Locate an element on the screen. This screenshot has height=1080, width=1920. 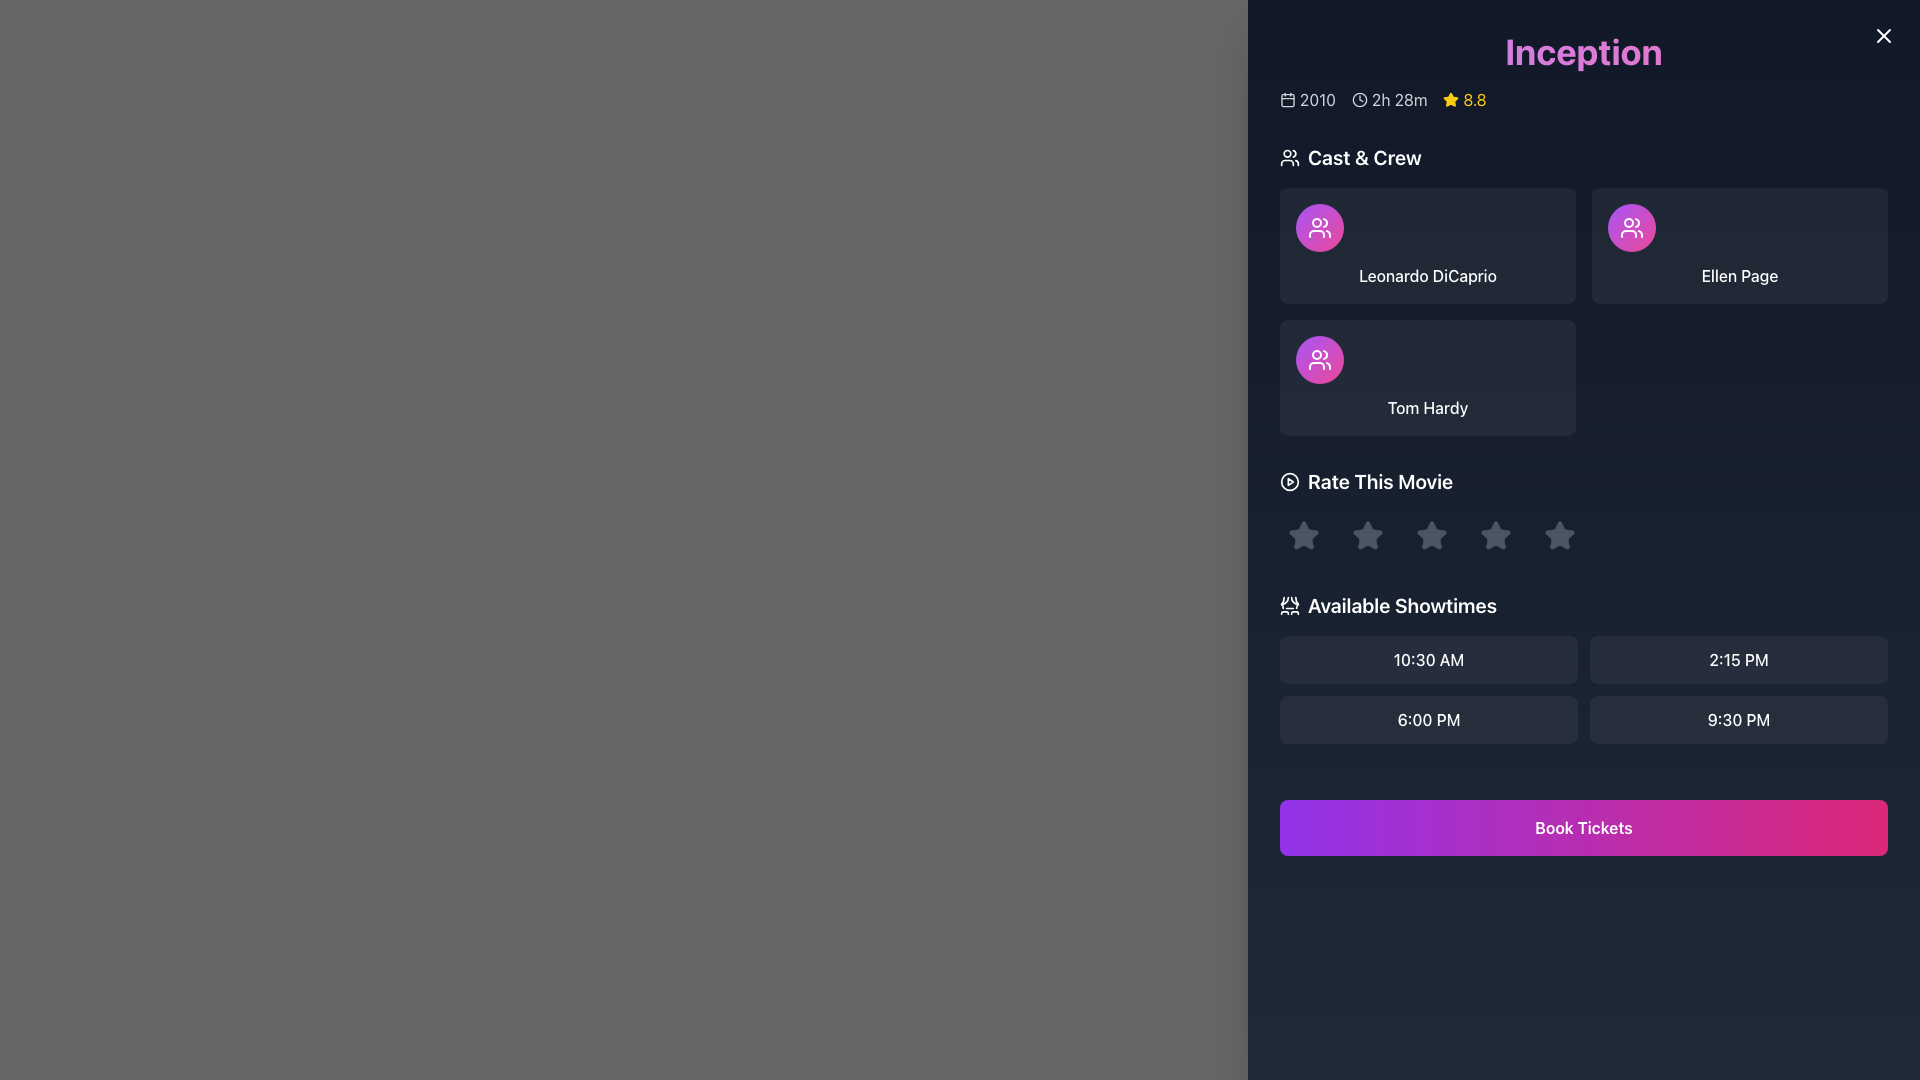
the button for booking tickets is located at coordinates (1583, 828).